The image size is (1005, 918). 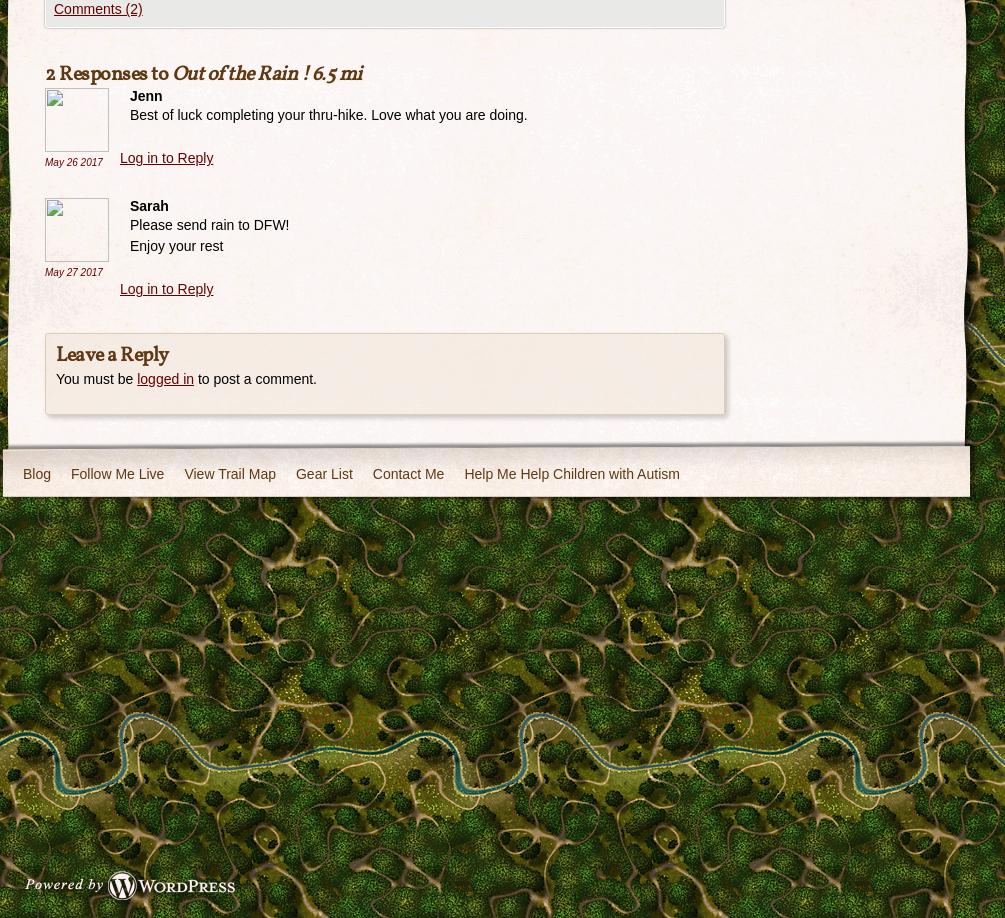 I want to click on 'You must be', so click(x=55, y=378).